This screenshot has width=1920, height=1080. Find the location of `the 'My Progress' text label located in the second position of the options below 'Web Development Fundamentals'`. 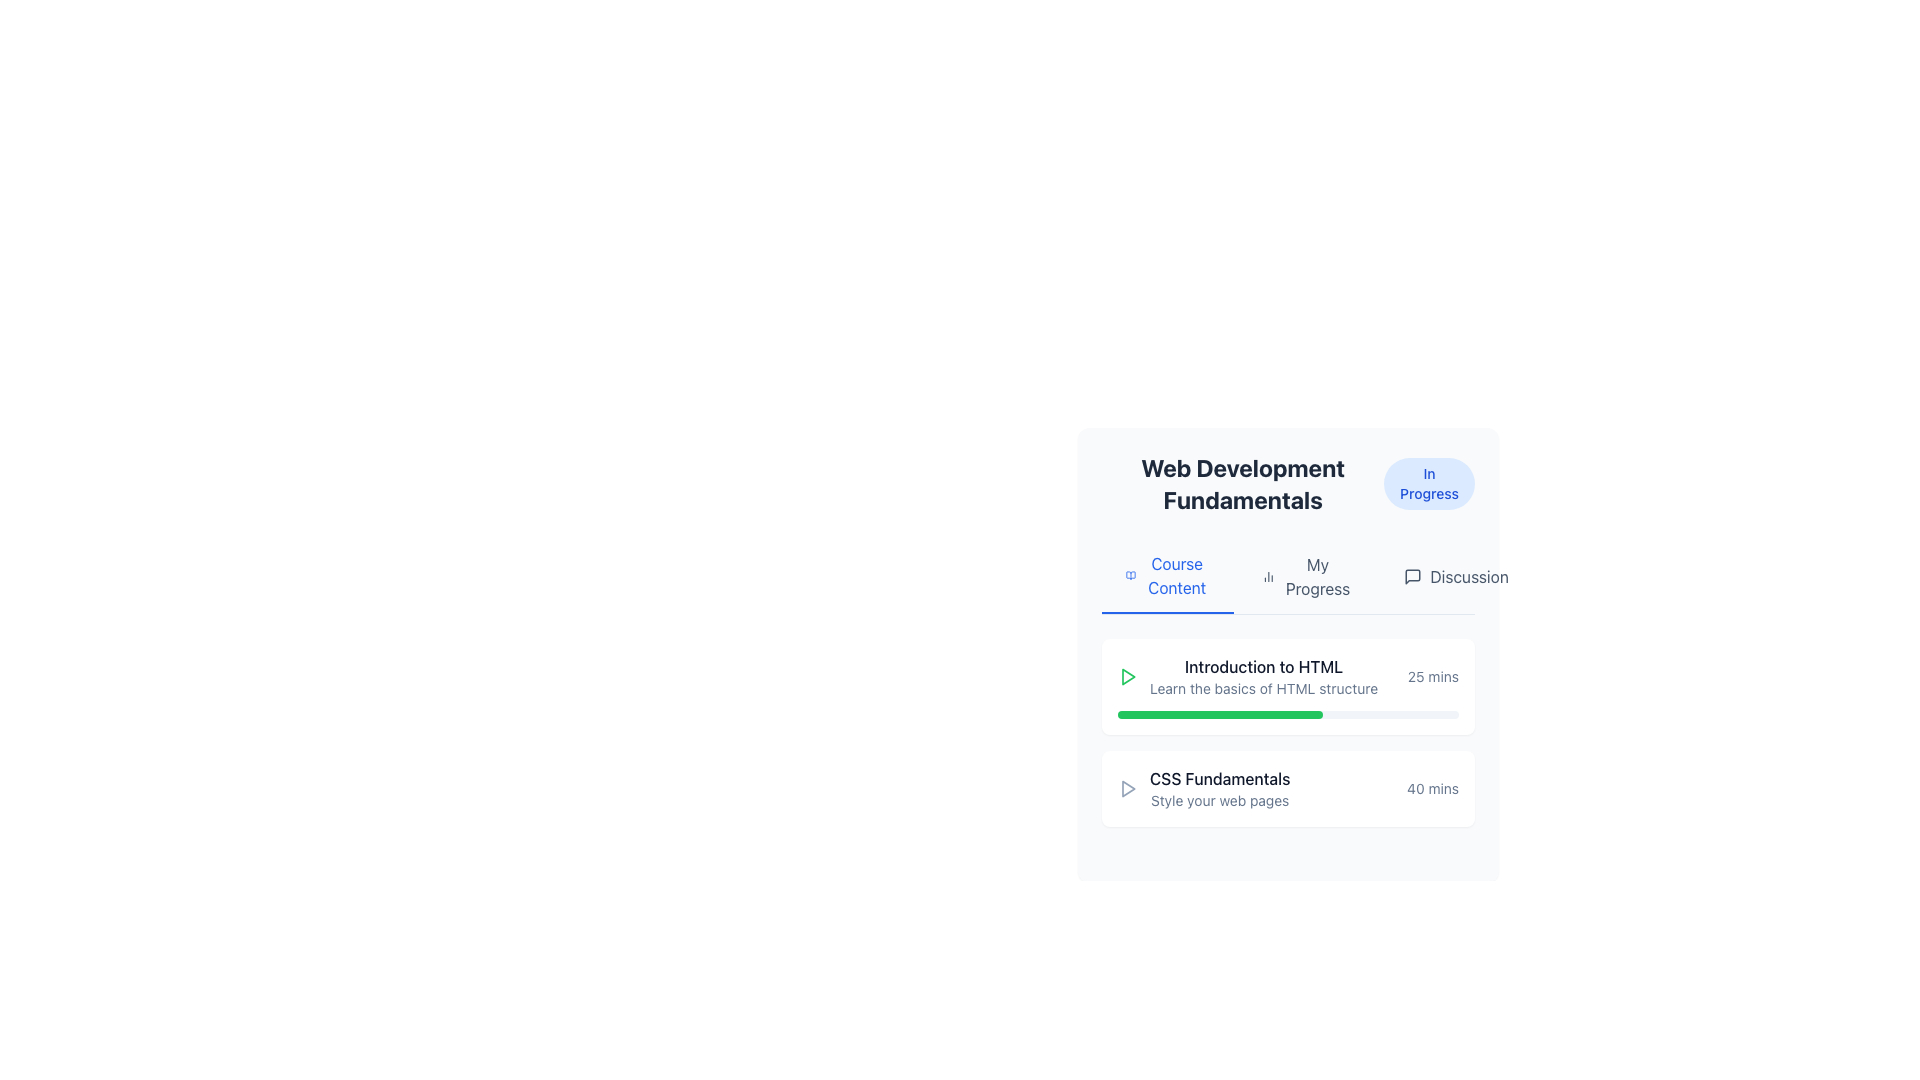

the 'My Progress' text label located in the second position of the options below 'Web Development Fundamentals' is located at coordinates (1318, 577).